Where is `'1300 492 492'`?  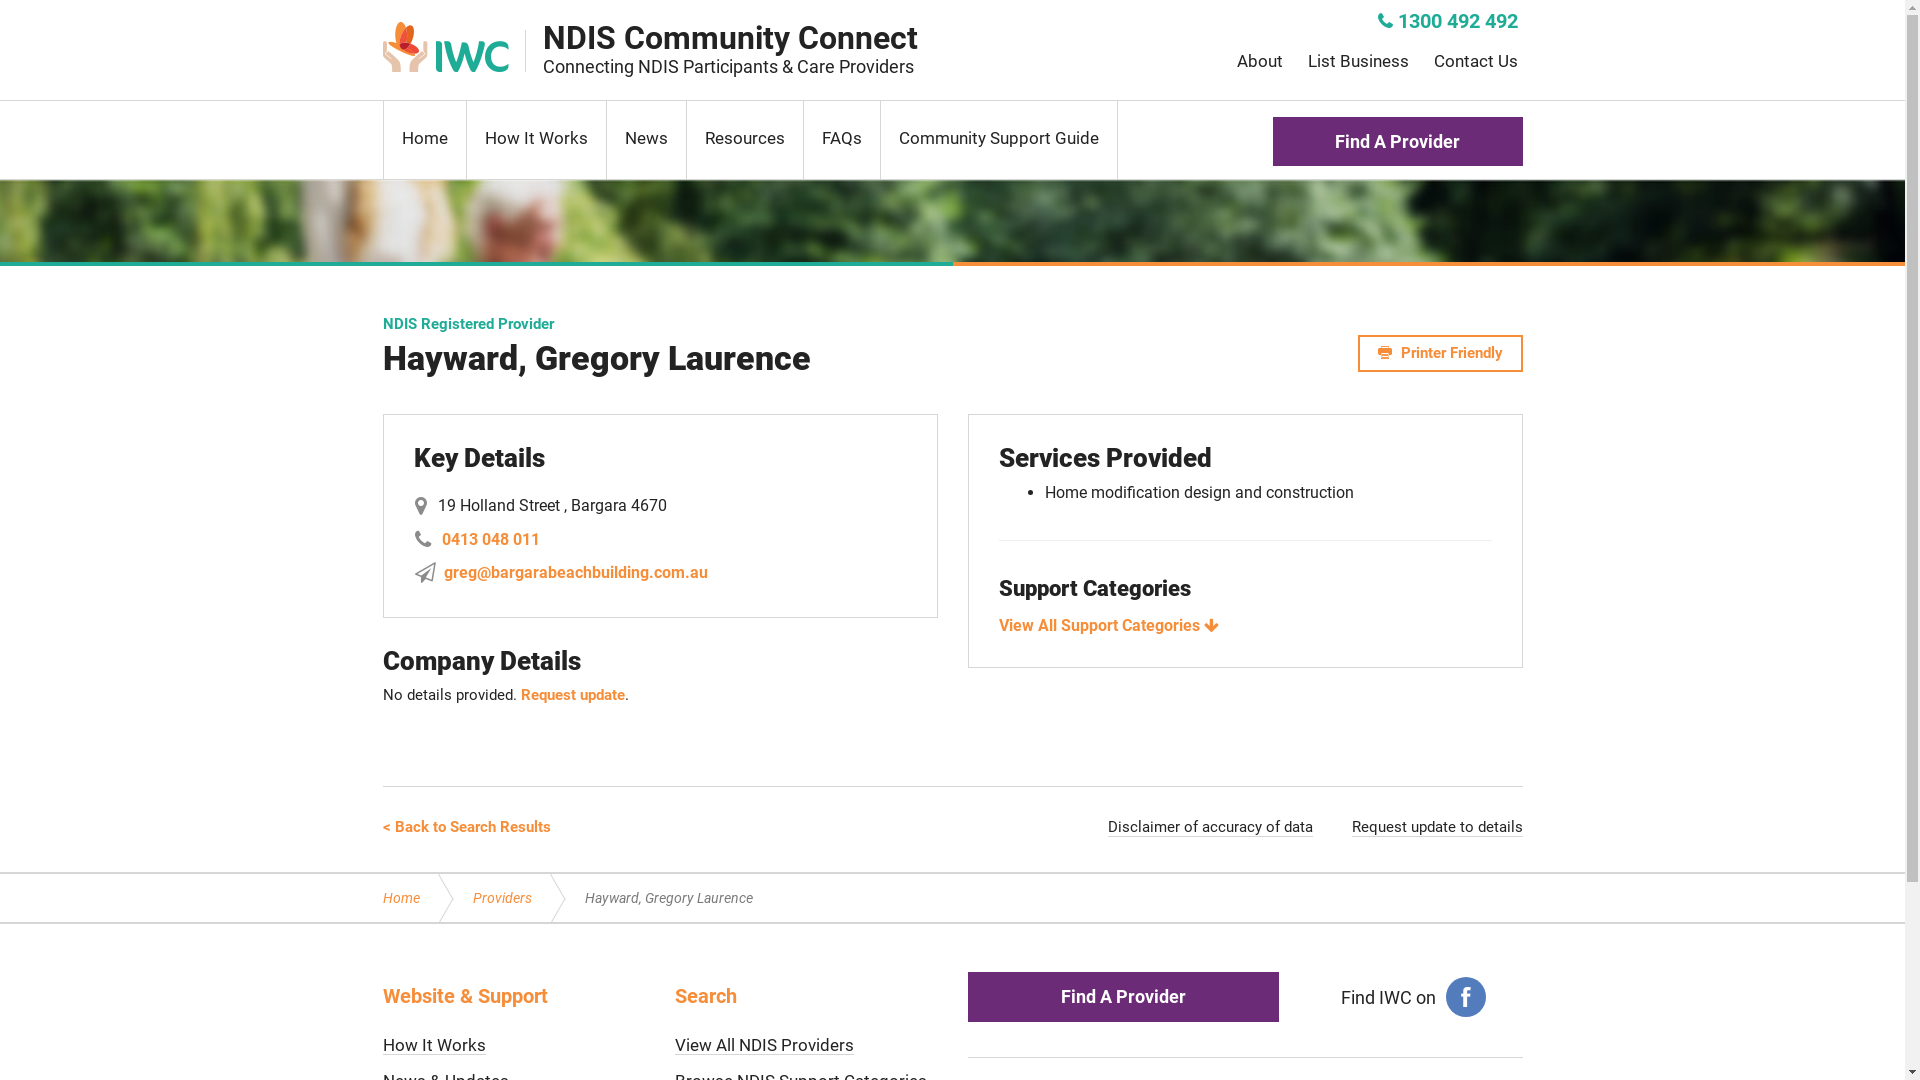 '1300 492 492' is located at coordinates (1448, 21).